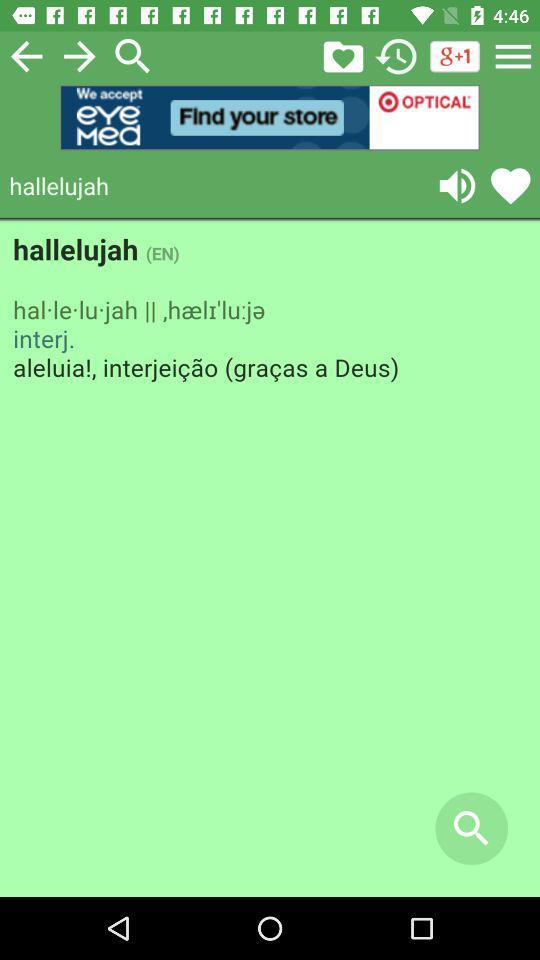 Image resolution: width=540 pixels, height=960 pixels. I want to click on to favorites list, so click(510, 185).